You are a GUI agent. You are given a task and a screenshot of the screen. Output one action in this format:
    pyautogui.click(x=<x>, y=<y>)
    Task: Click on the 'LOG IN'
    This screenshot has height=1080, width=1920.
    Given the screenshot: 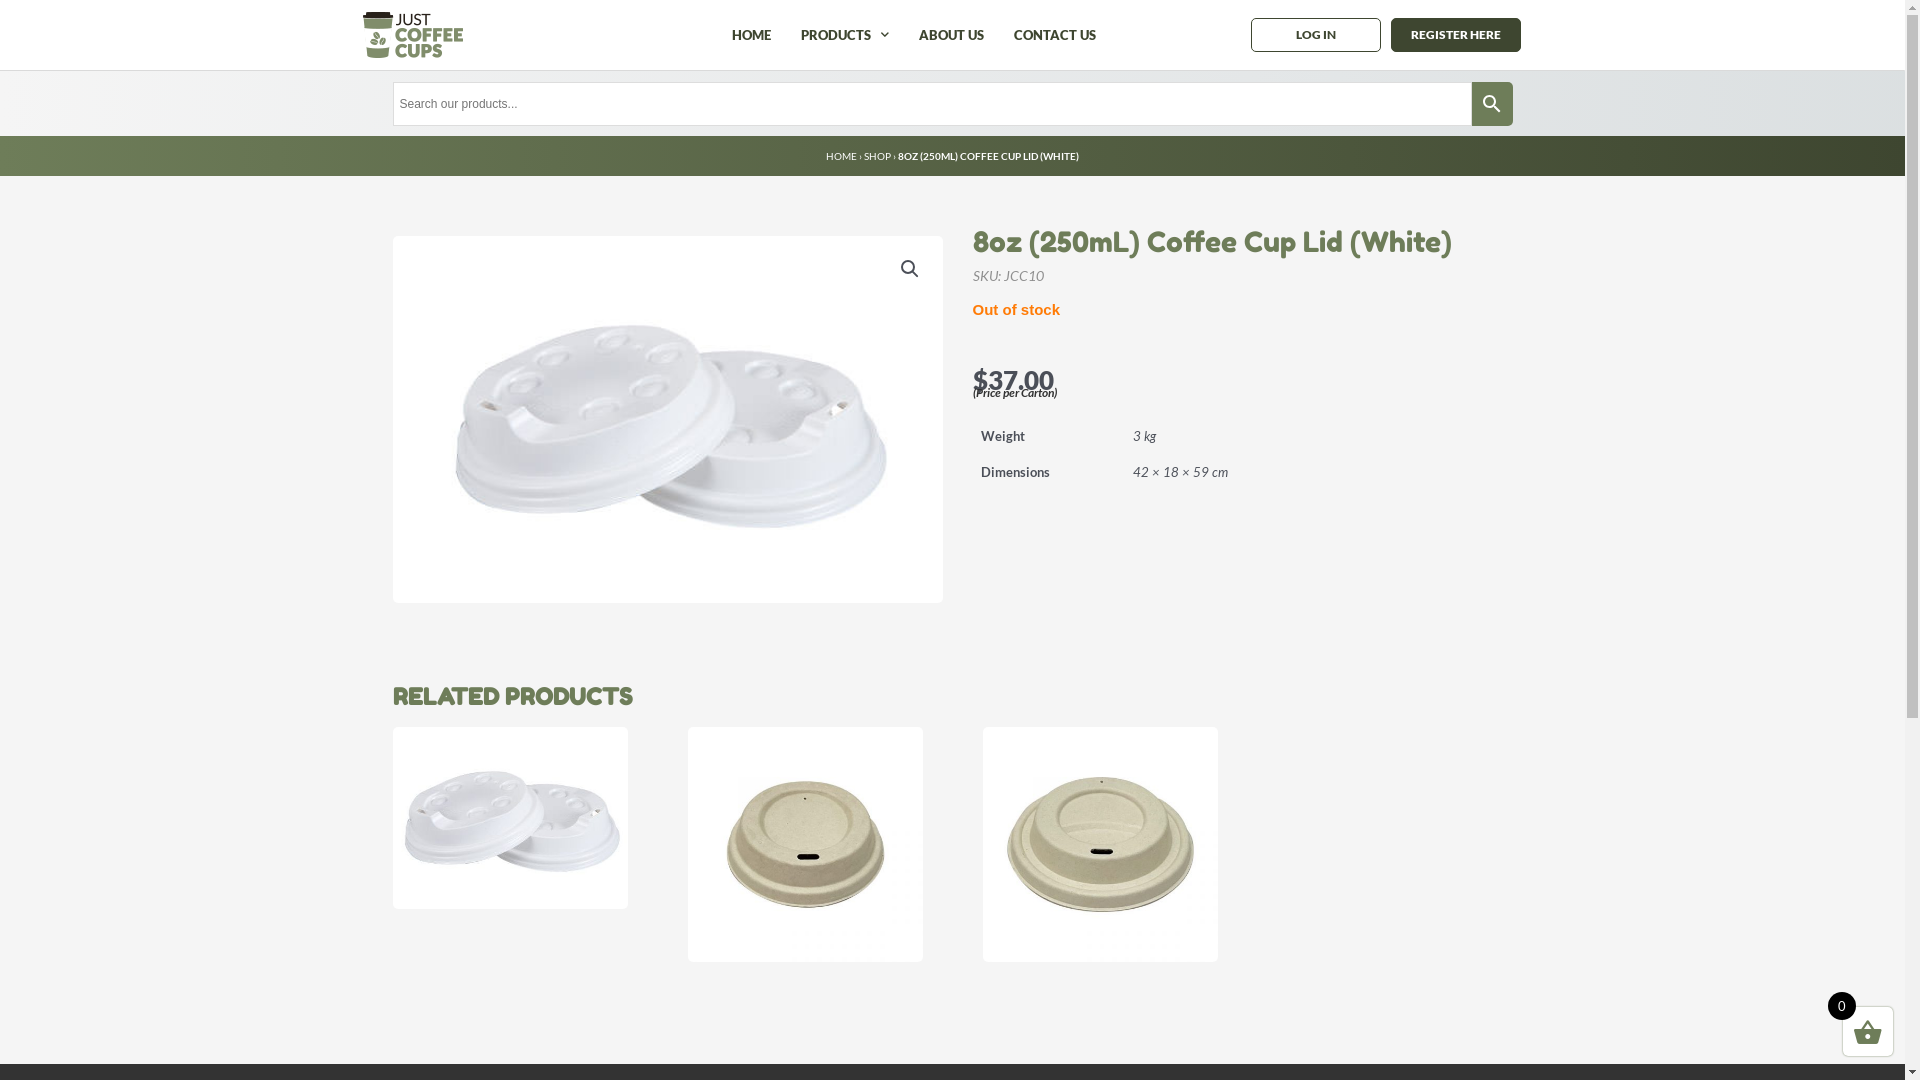 What is the action you would take?
    pyautogui.click(x=1315, y=34)
    